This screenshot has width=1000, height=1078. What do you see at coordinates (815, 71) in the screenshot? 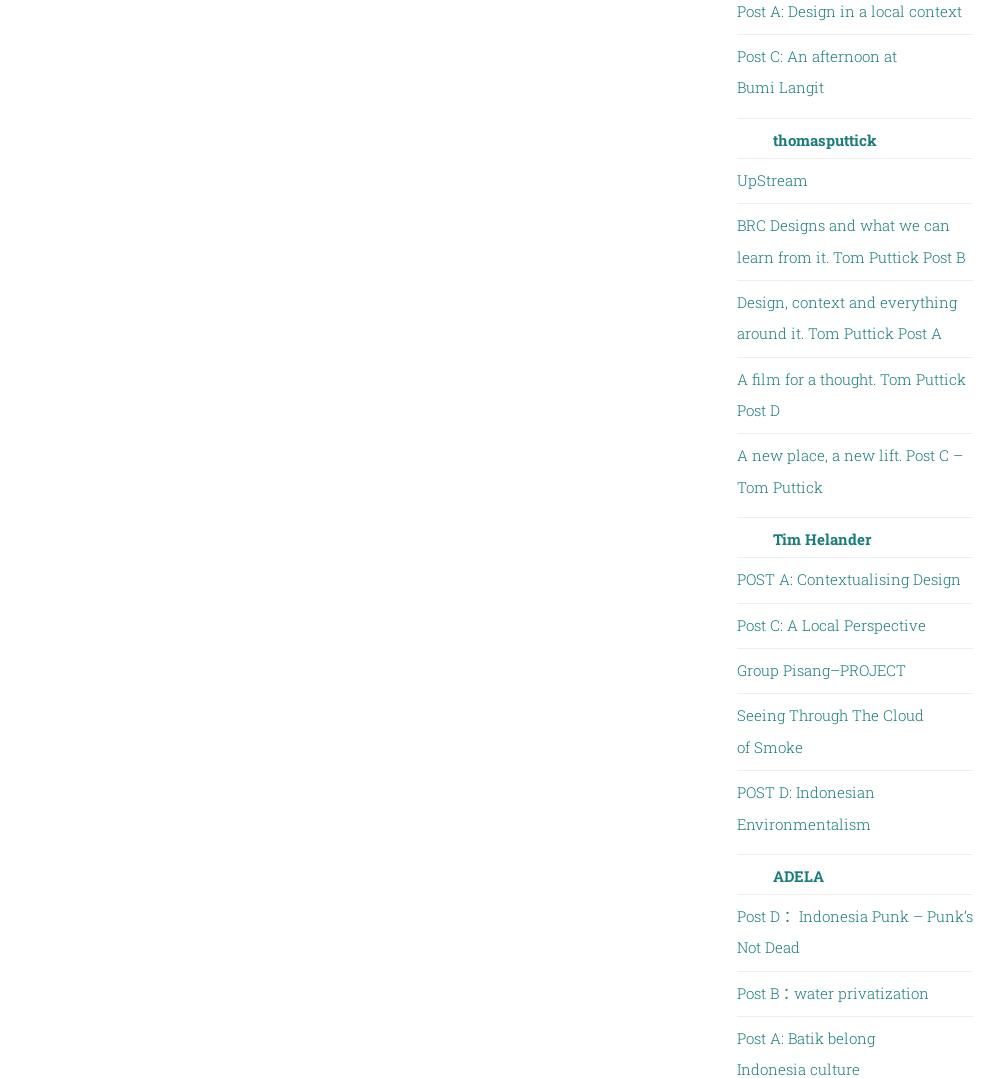
I see `'Post C: An afternoon at Bumi Langit'` at bounding box center [815, 71].